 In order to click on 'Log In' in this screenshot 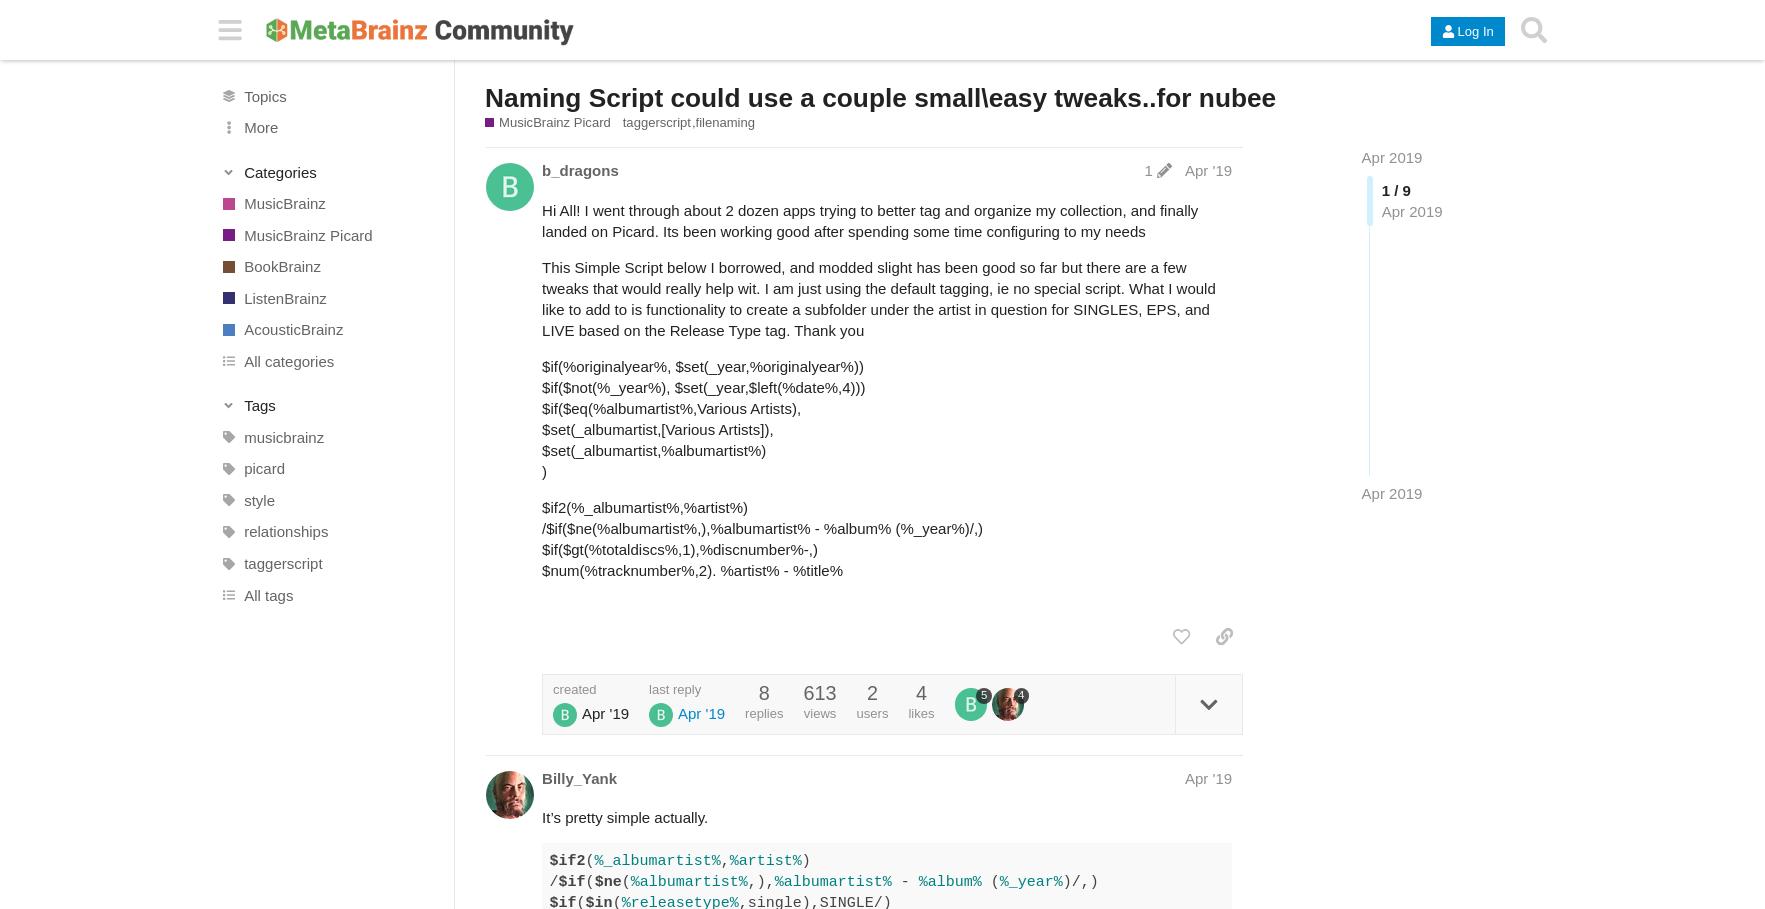, I will do `click(1475, 30)`.